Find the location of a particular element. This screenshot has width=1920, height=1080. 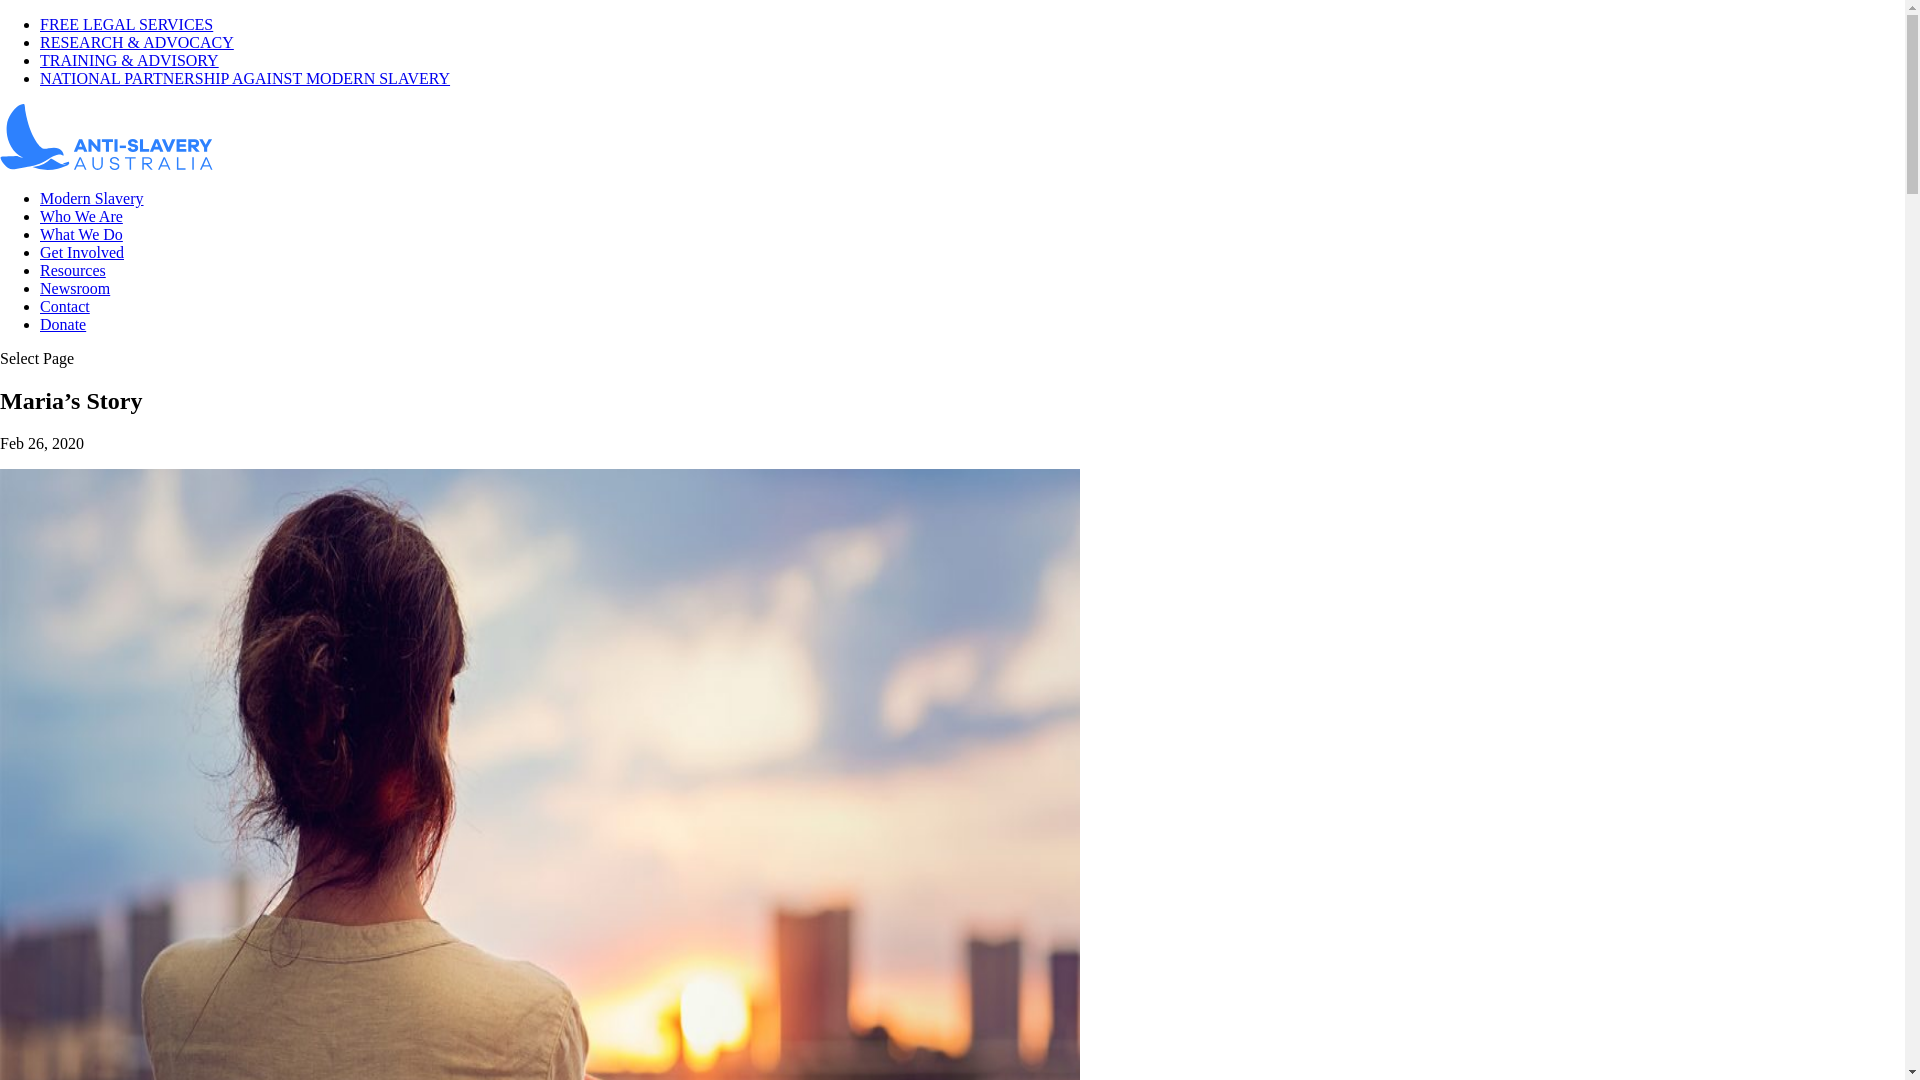

'Resources' is located at coordinates (72, 270).